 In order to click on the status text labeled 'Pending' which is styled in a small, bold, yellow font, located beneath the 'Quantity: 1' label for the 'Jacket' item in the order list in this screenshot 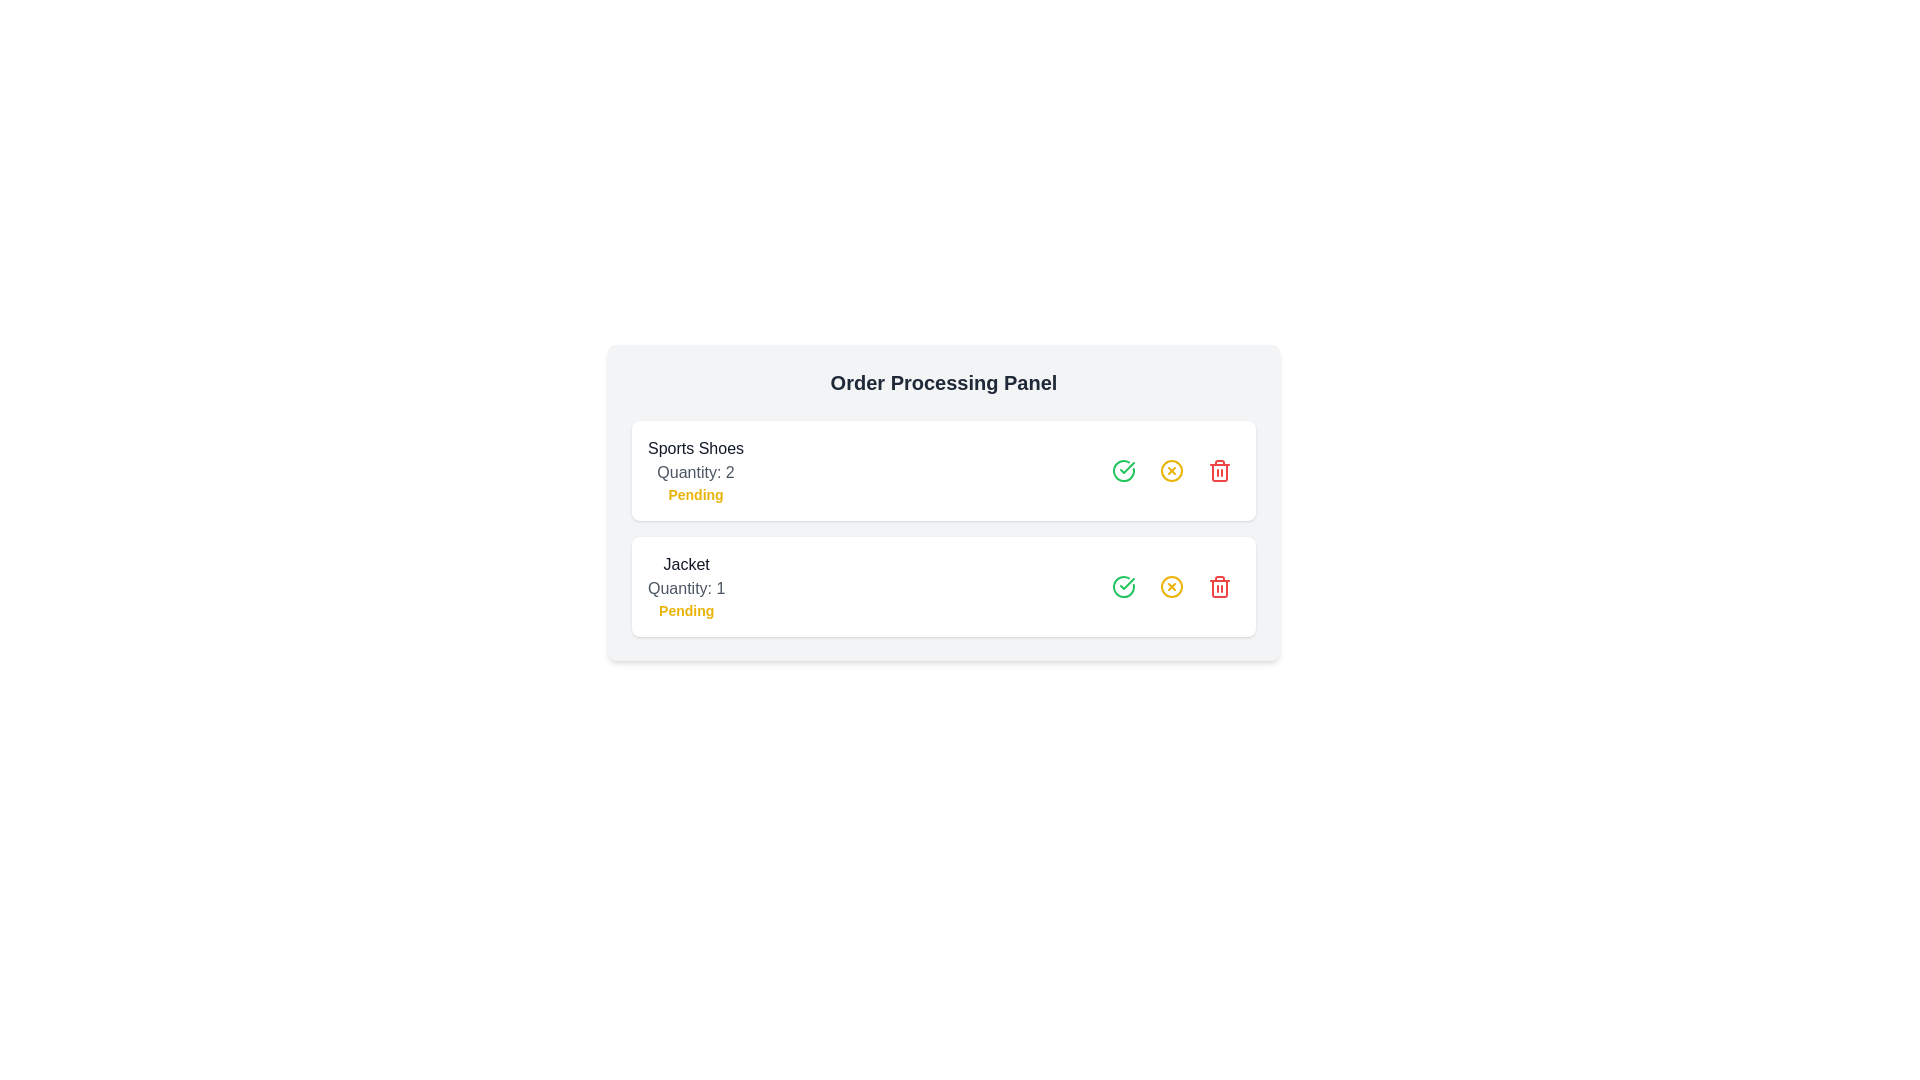, I will do `click(686, 609)`.